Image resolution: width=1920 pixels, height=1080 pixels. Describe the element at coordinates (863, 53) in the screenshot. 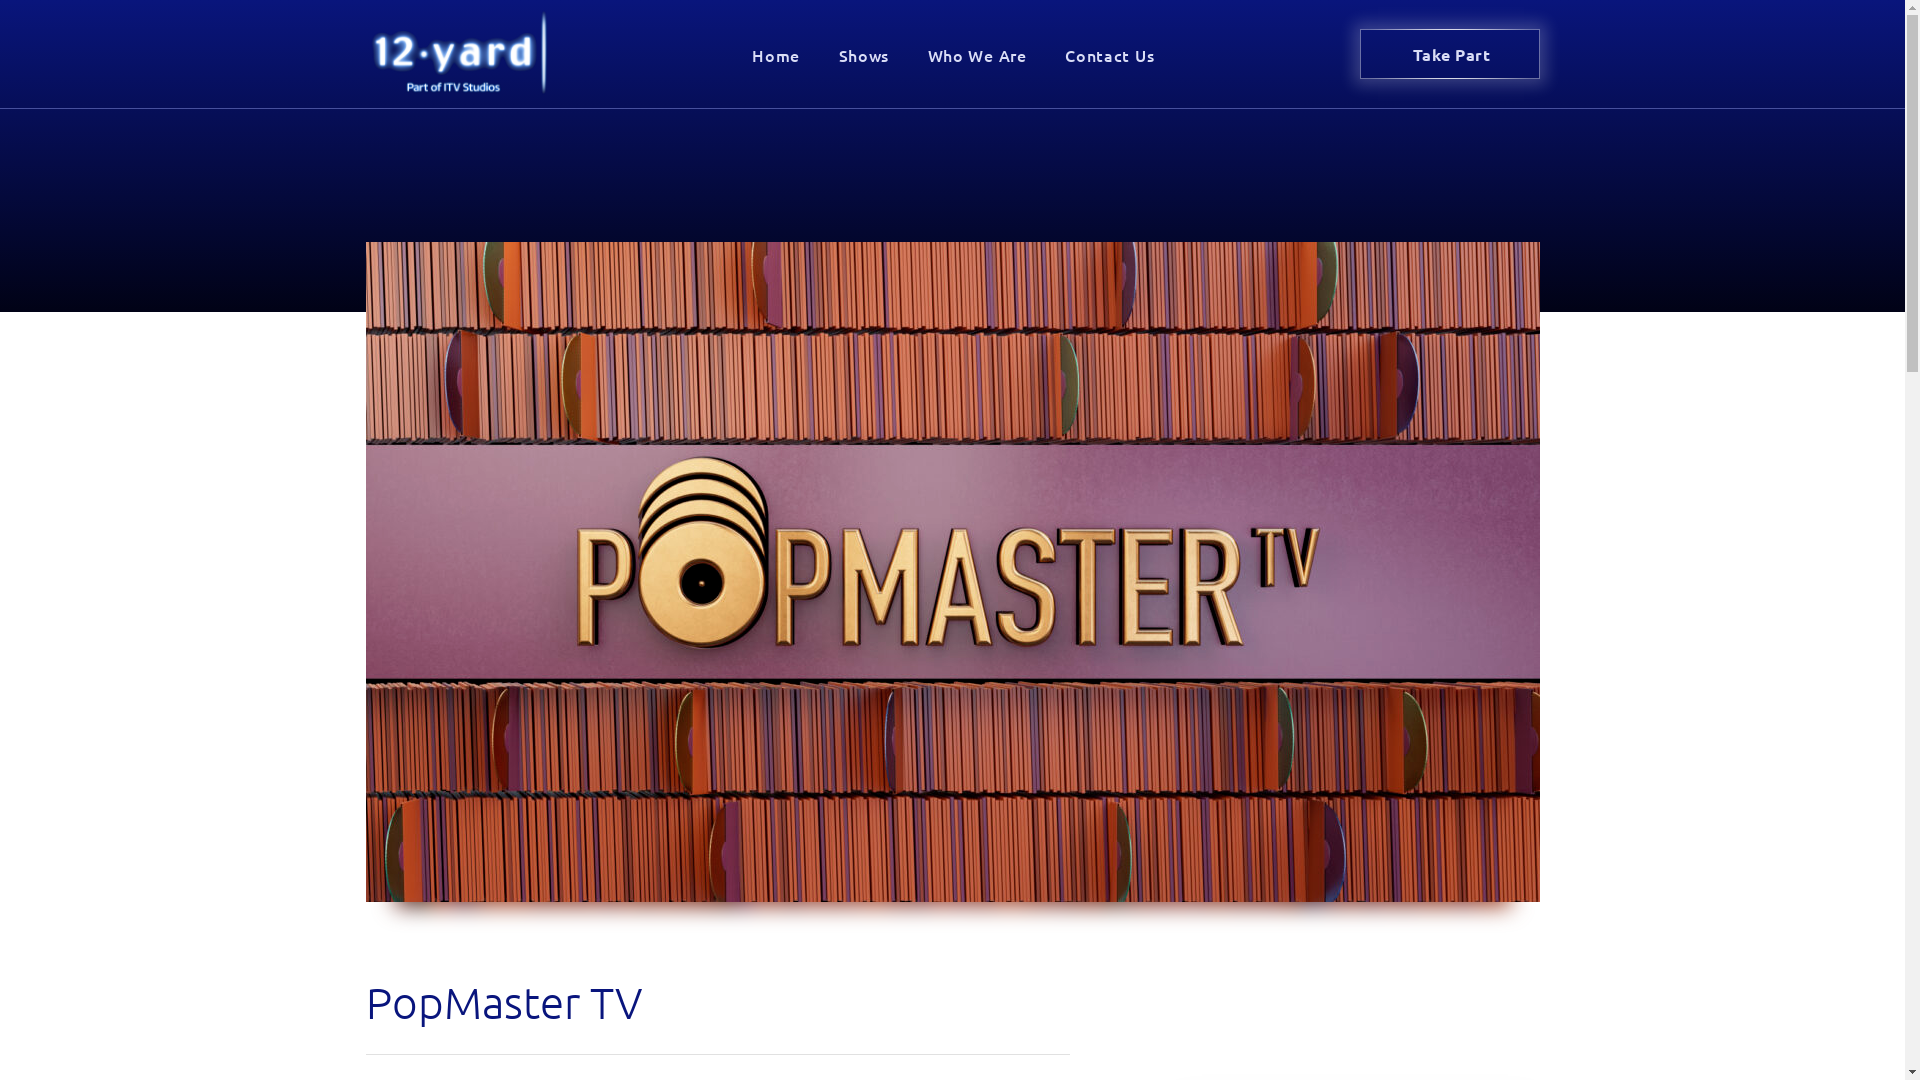

I see `'Shows'` at that location.